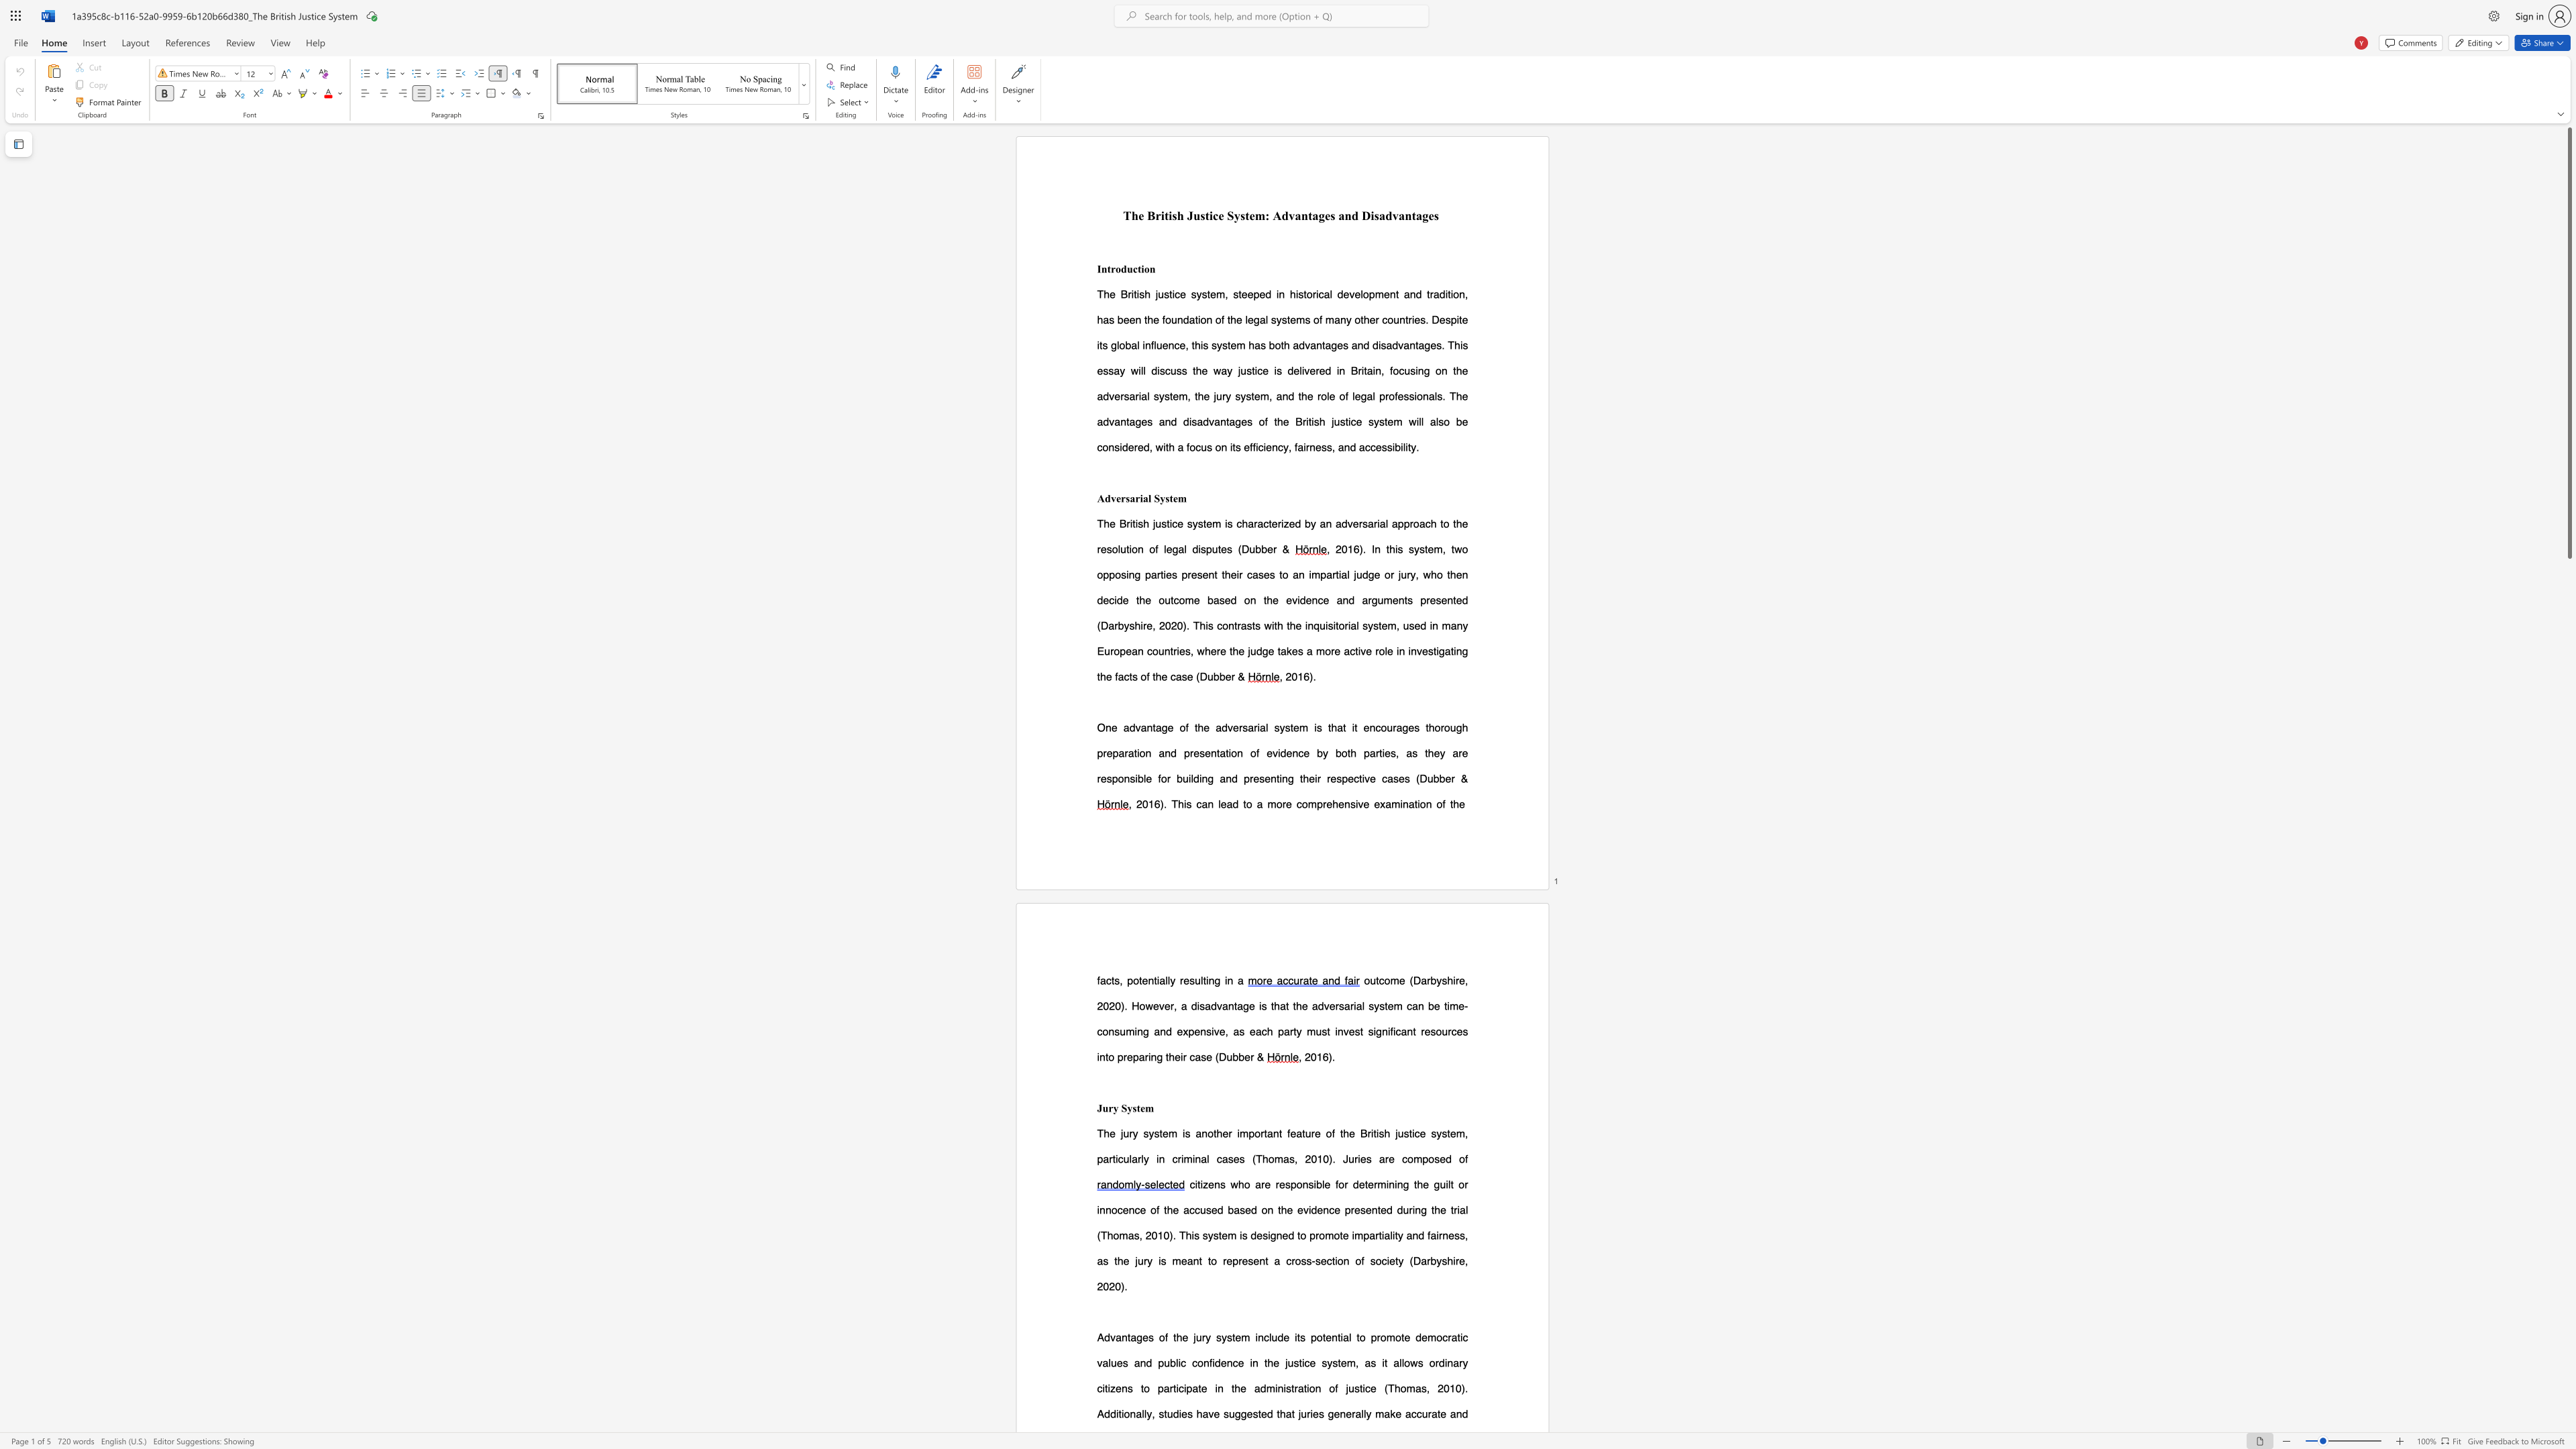 This screenshot has width=2576, height=1449. What do you see at coordinates (1106, 1260) in the screenshot?
I see `the 12th character "s" in the text` at bounding box center [1106, 1260].